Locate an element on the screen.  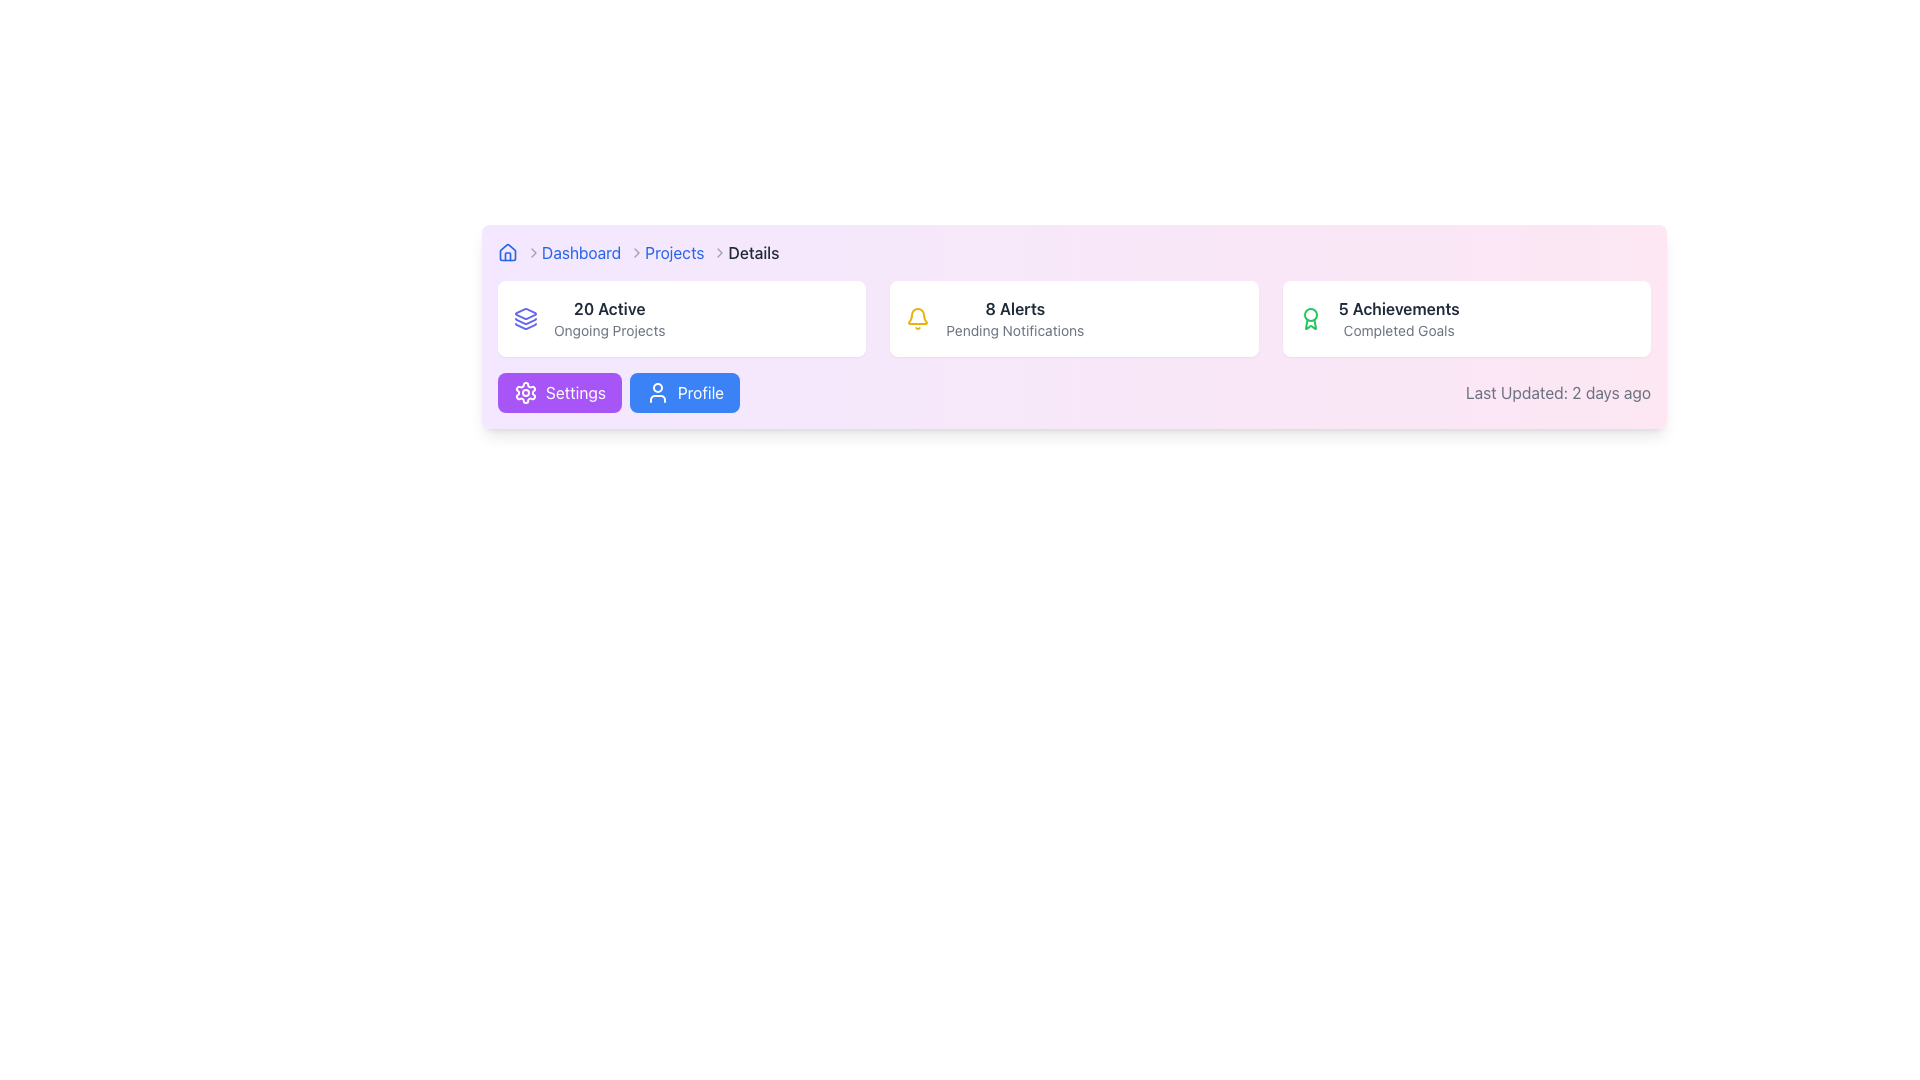
the right-facing chevron icon in the breadcrumb navigation bar, which is located to the immediate right of the 'Projects' text link is located at coordinates (720, 252).